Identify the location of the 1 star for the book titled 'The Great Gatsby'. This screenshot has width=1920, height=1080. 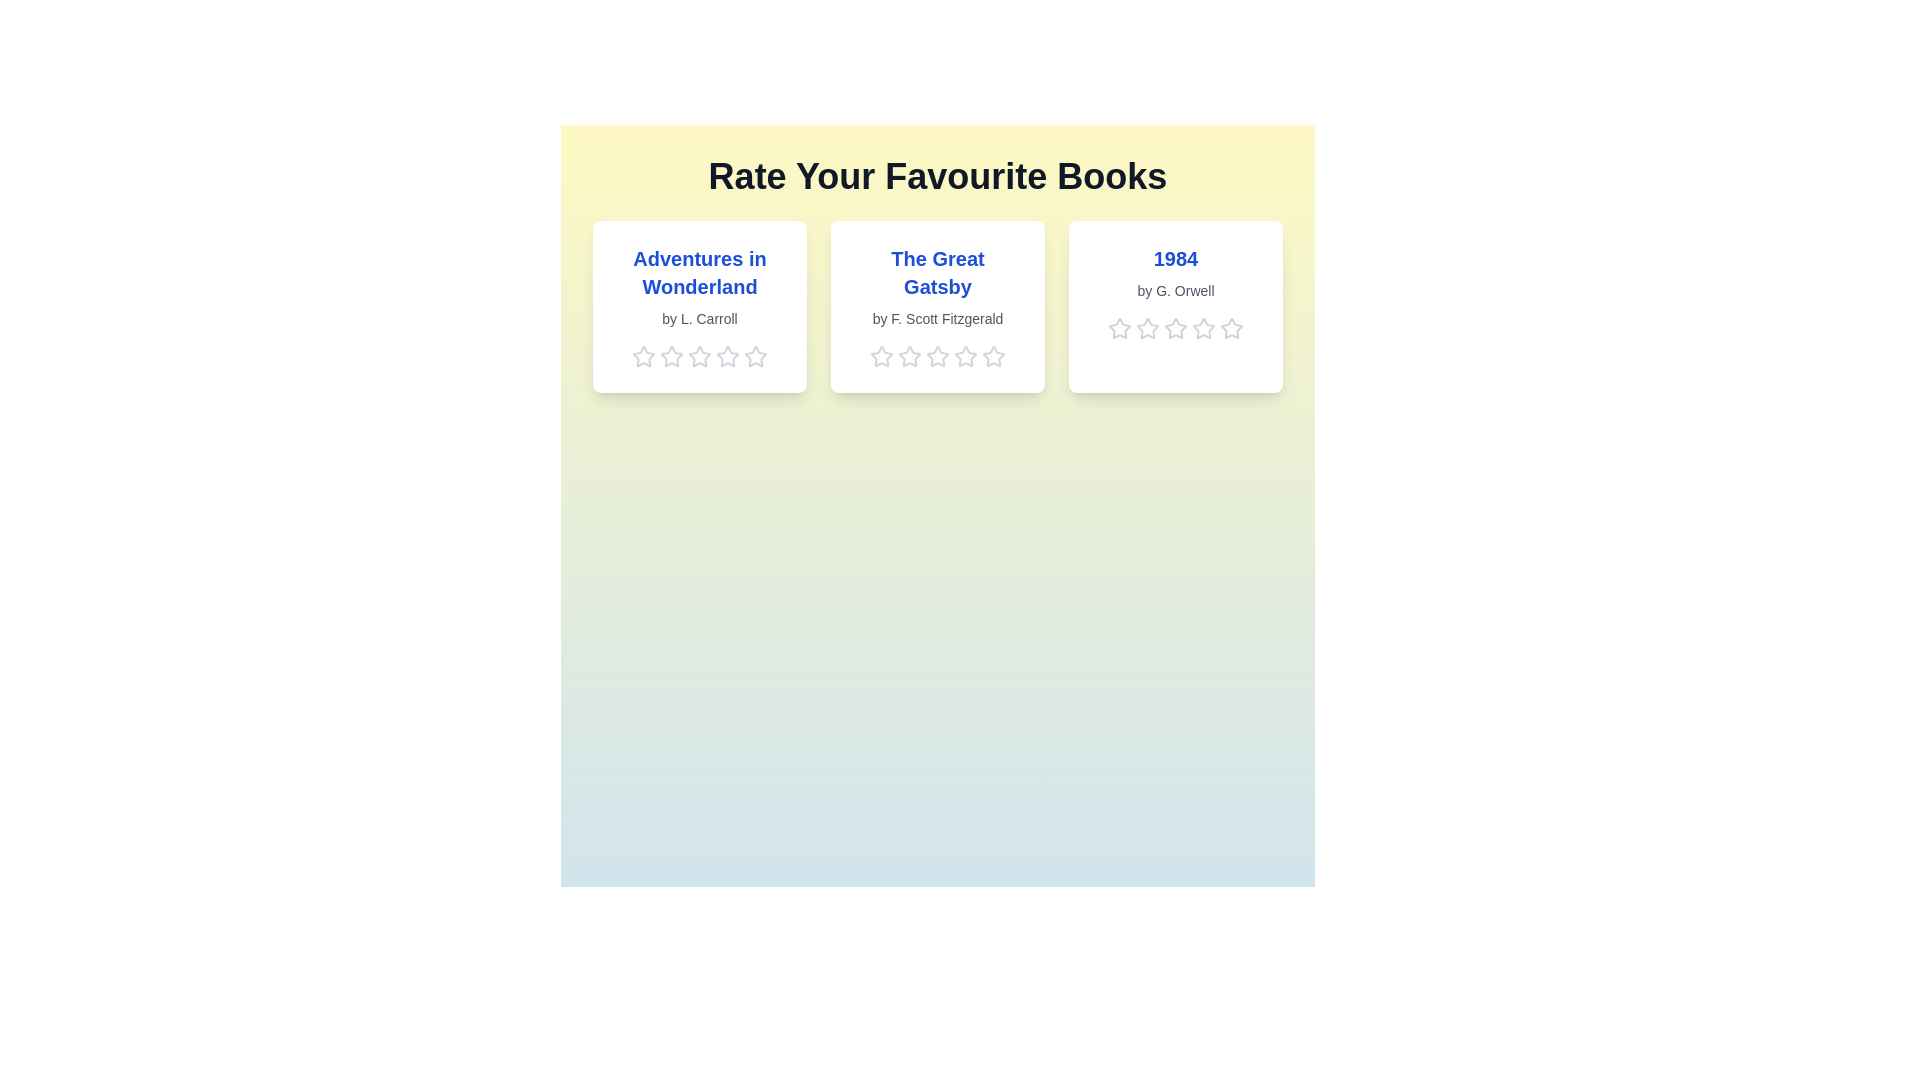
(881, 356).